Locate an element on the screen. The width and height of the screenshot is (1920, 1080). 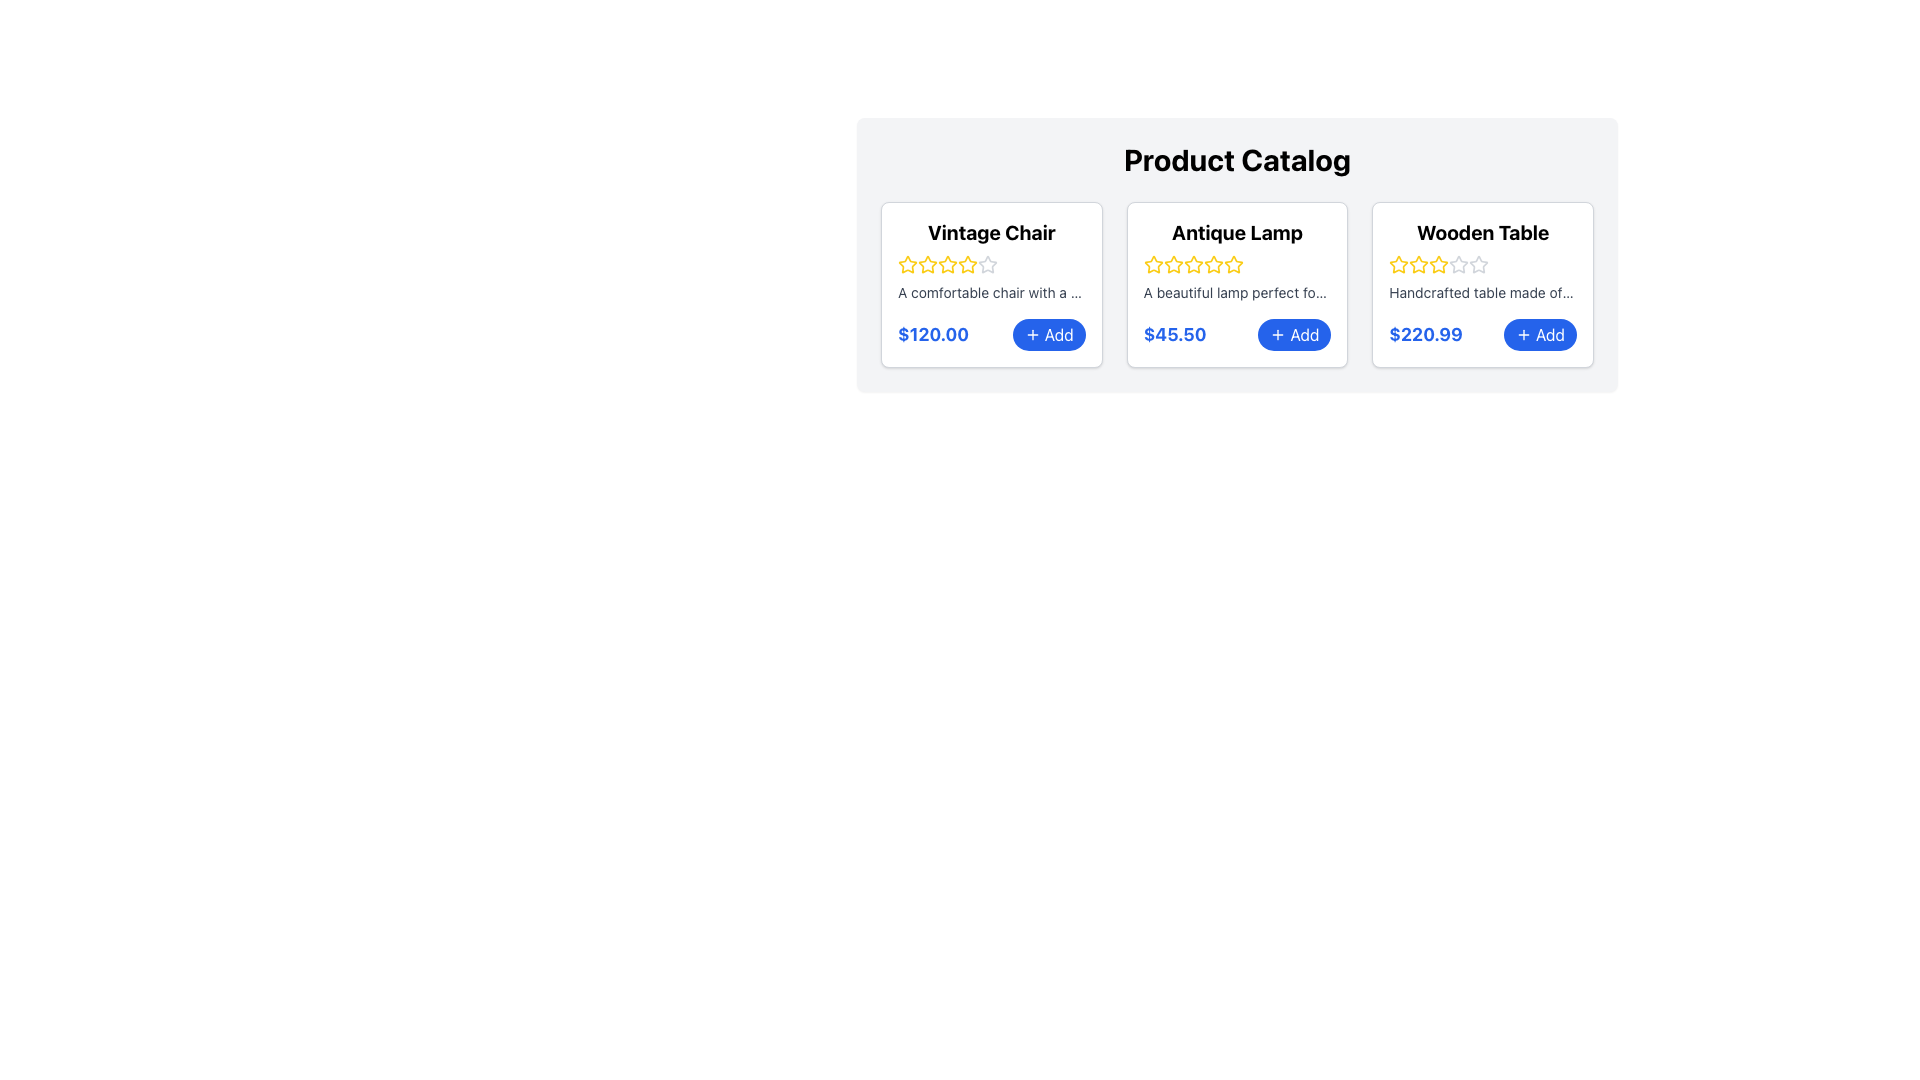
the text label displaying the price '$220.99' styled in bold blue font, located in the lower left corner of the rightmost product card is located at coordinates (1424, 334).